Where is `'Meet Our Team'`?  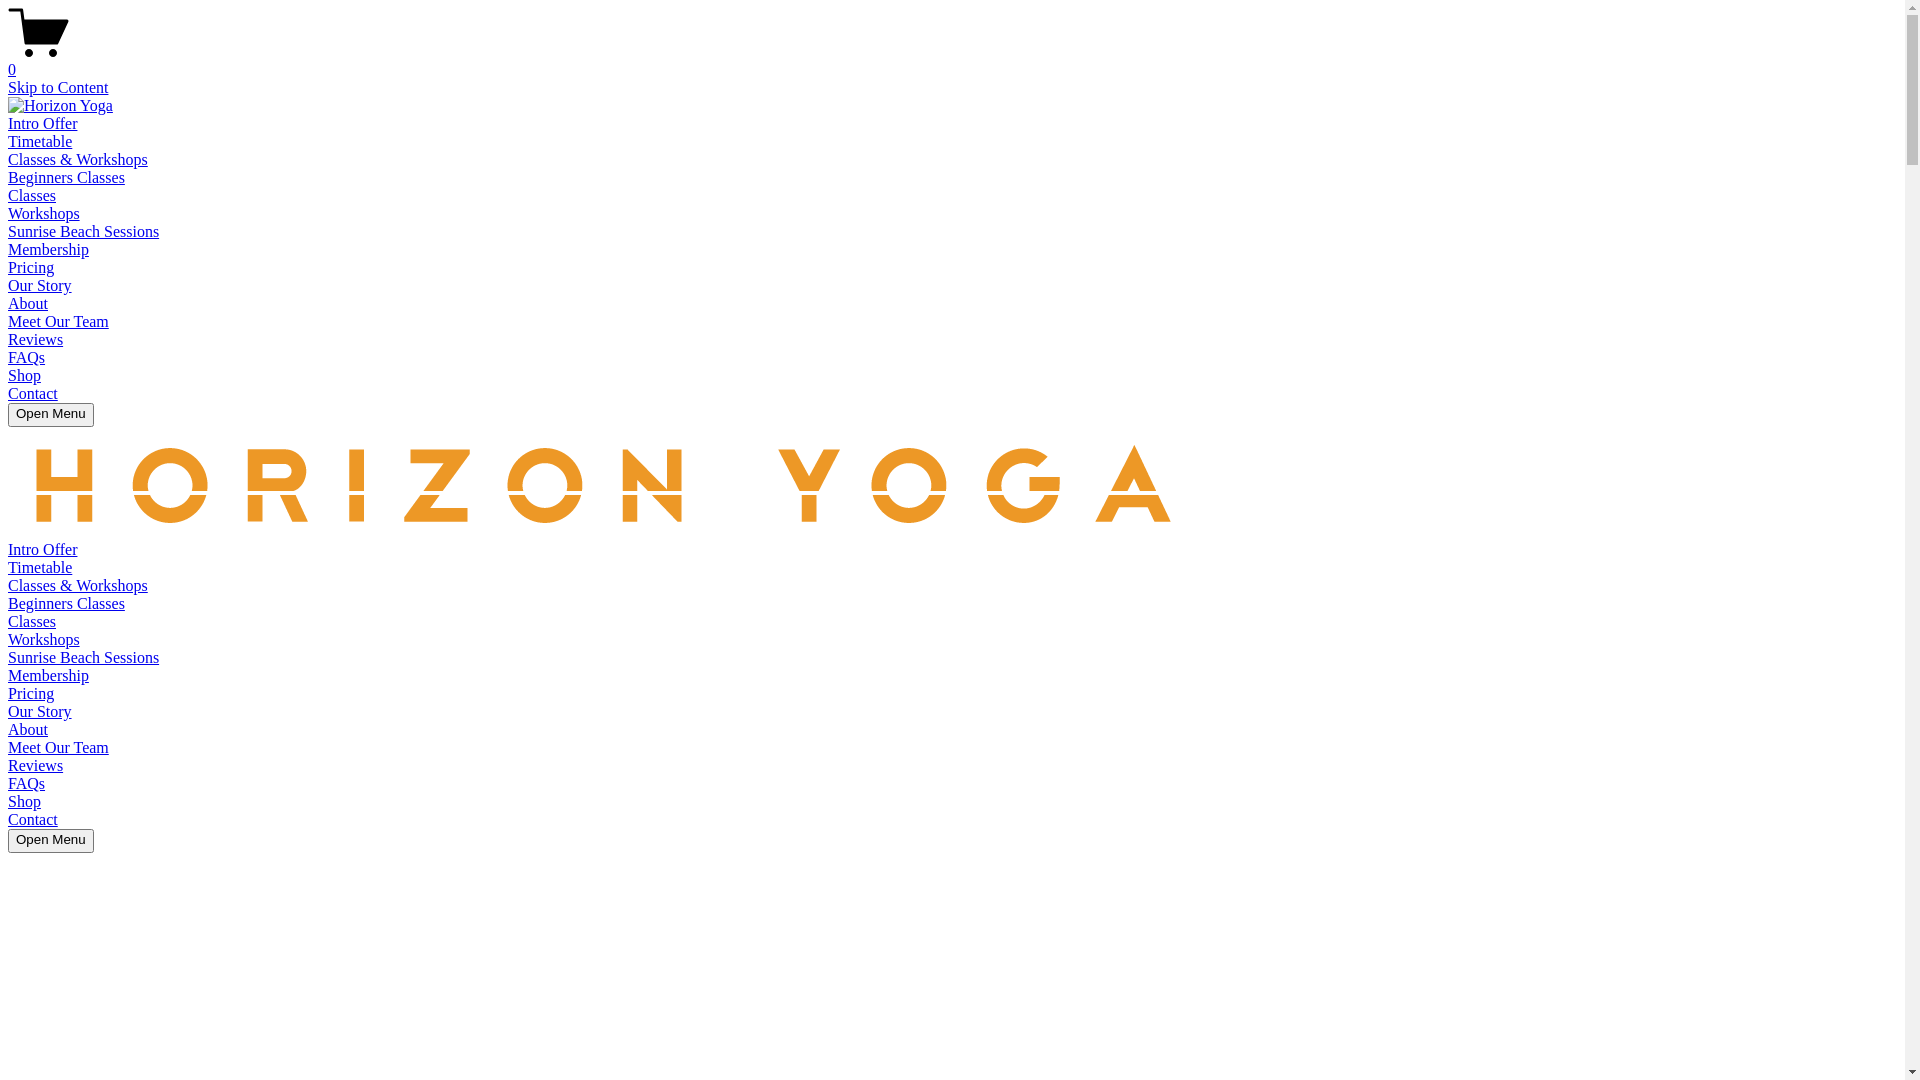
'Meet Our Team' is located at coordinates (58, 747).